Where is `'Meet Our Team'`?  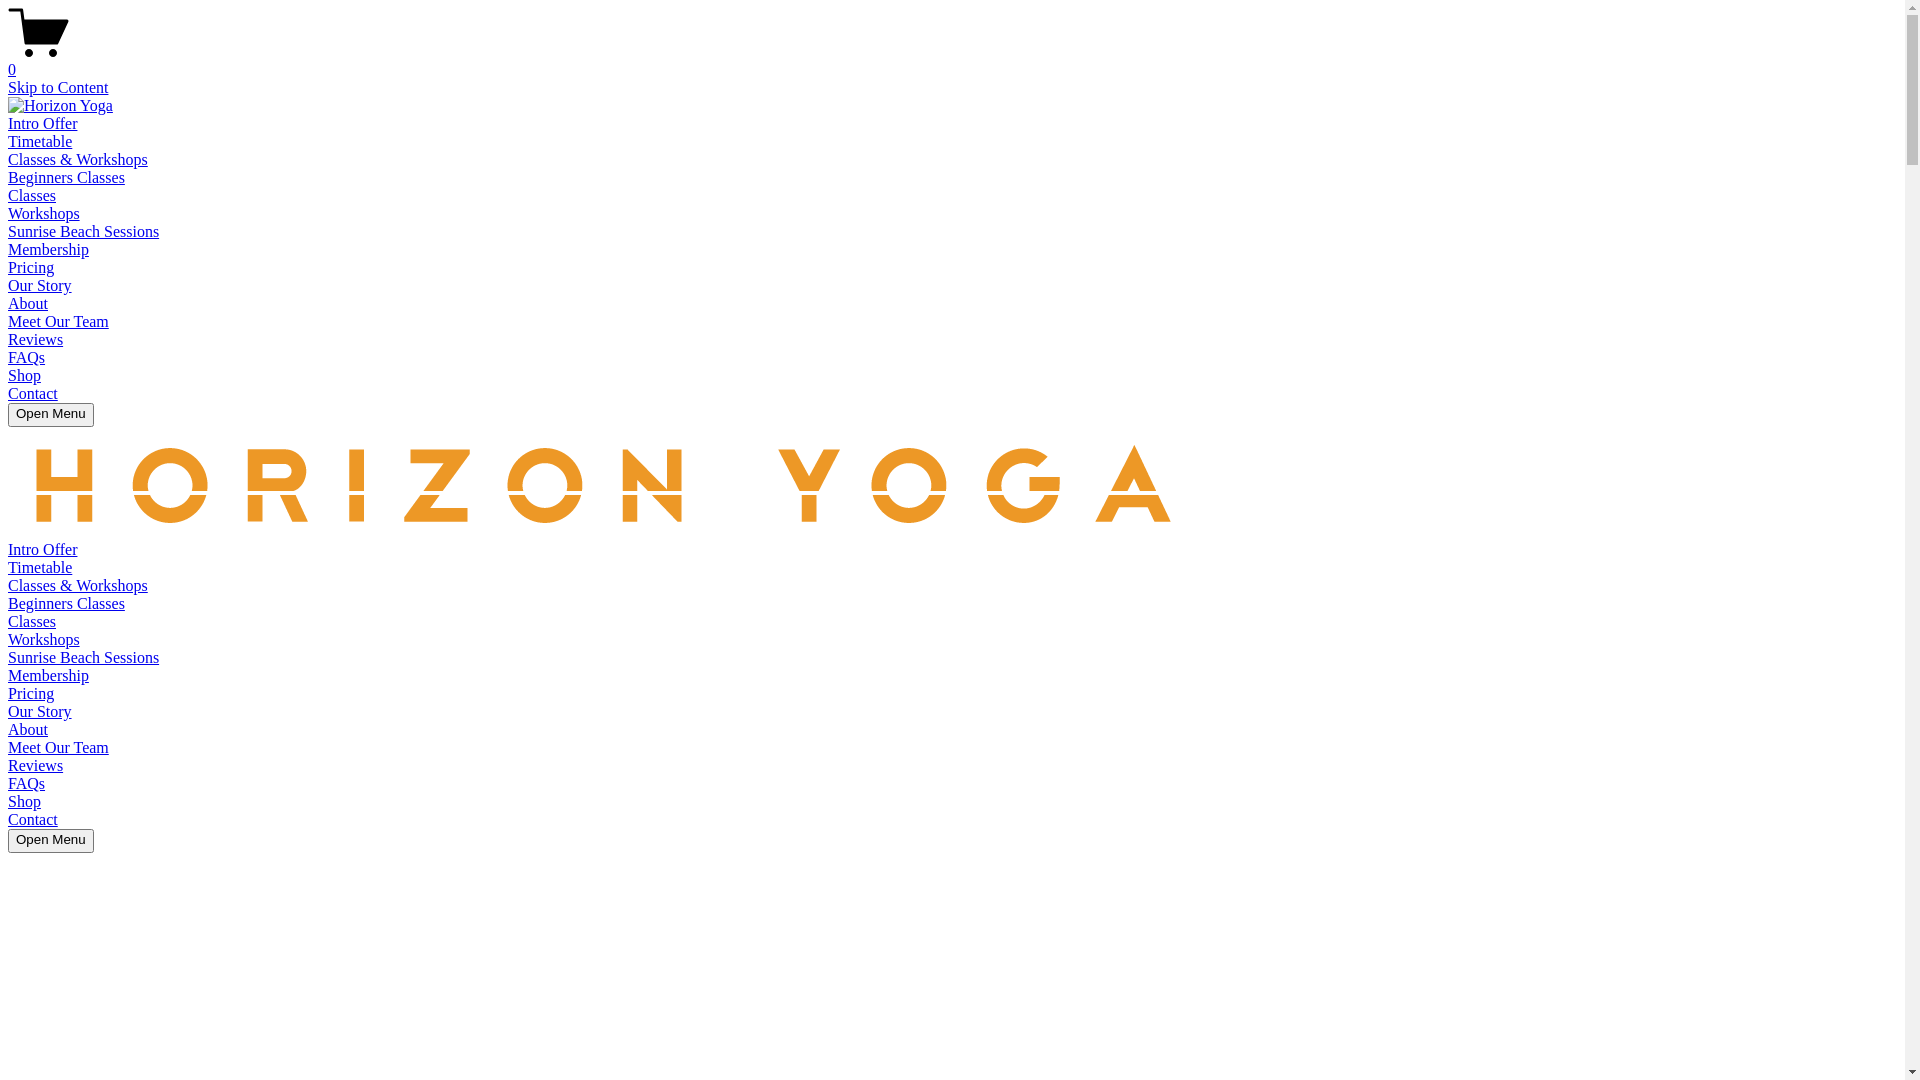
'Meet Our Team' is located at coordinates (58, 747).